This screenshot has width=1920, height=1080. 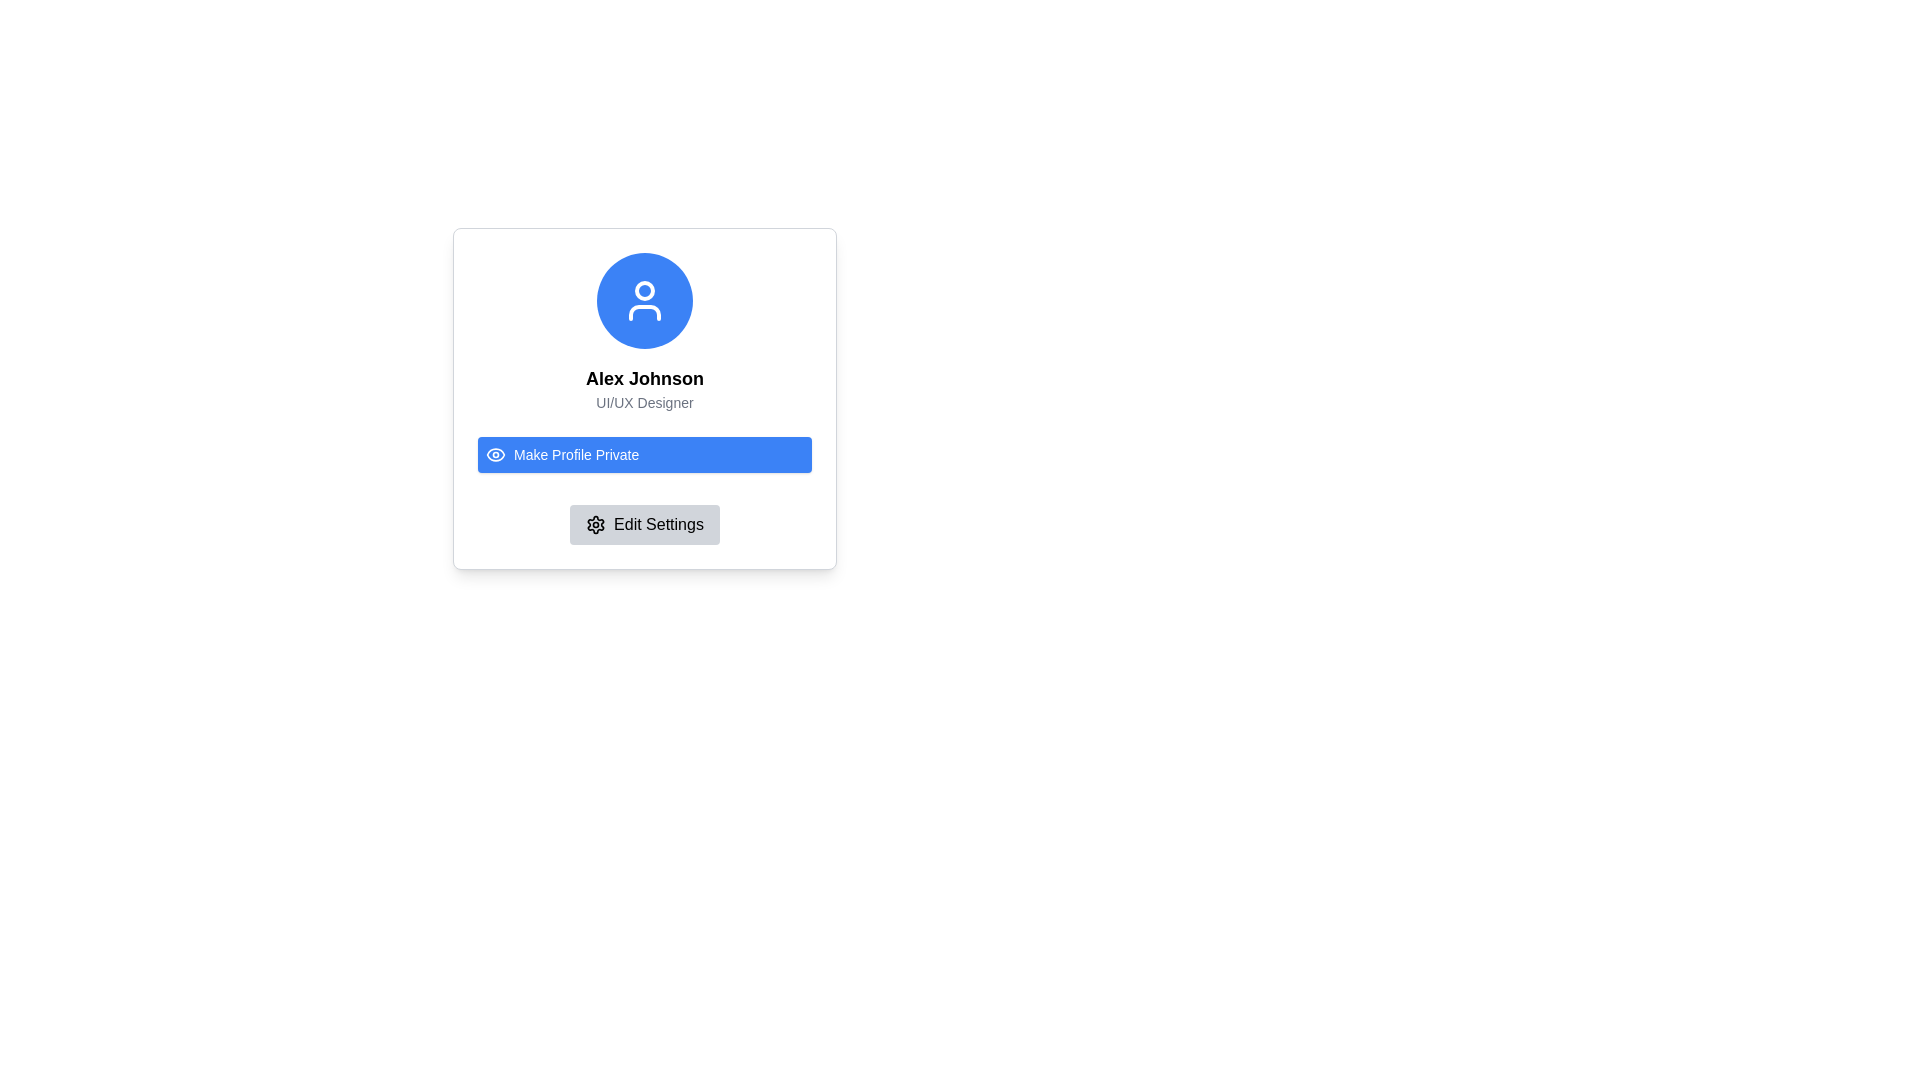 What do you see at coordinates (644, 300) in the screenshot?
I see `the user profile icon, which is visually represented as a circular icon located above the text 'Alex Johnson' in the profile card interface` at bounding box center [644, 300].